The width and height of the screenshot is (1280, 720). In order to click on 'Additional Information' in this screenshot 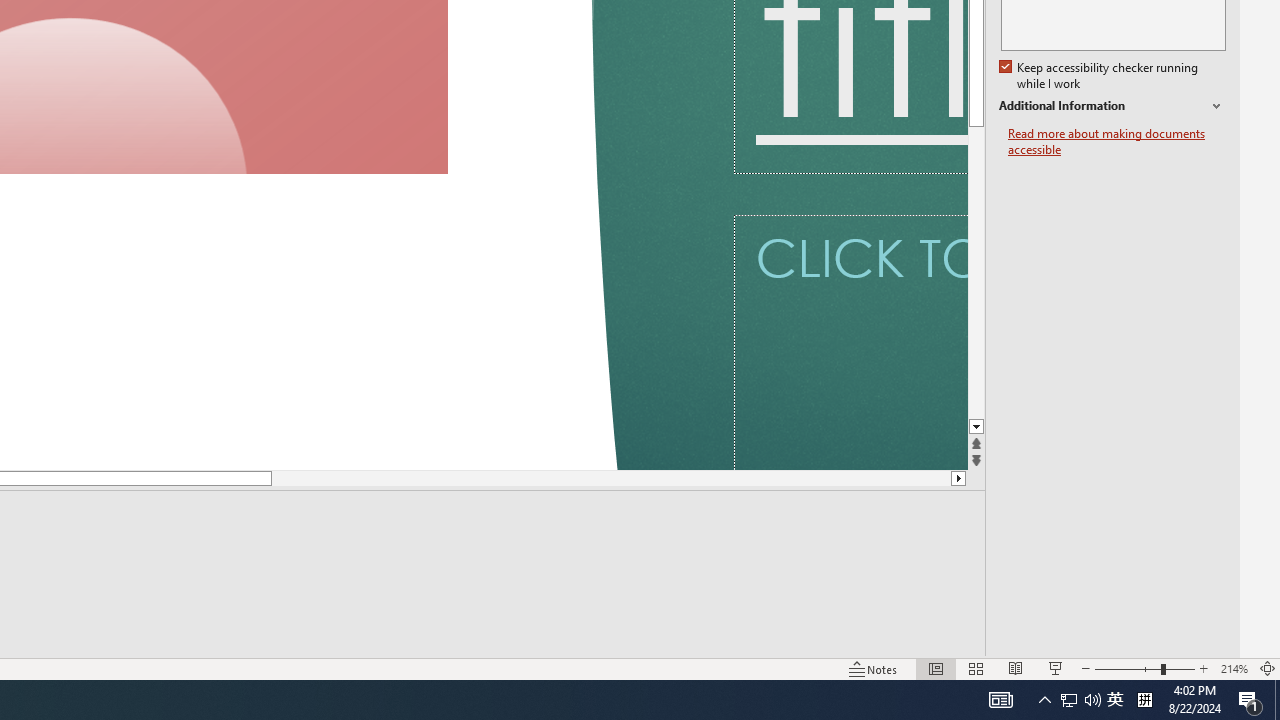, I will do `click(1111, 106)`.